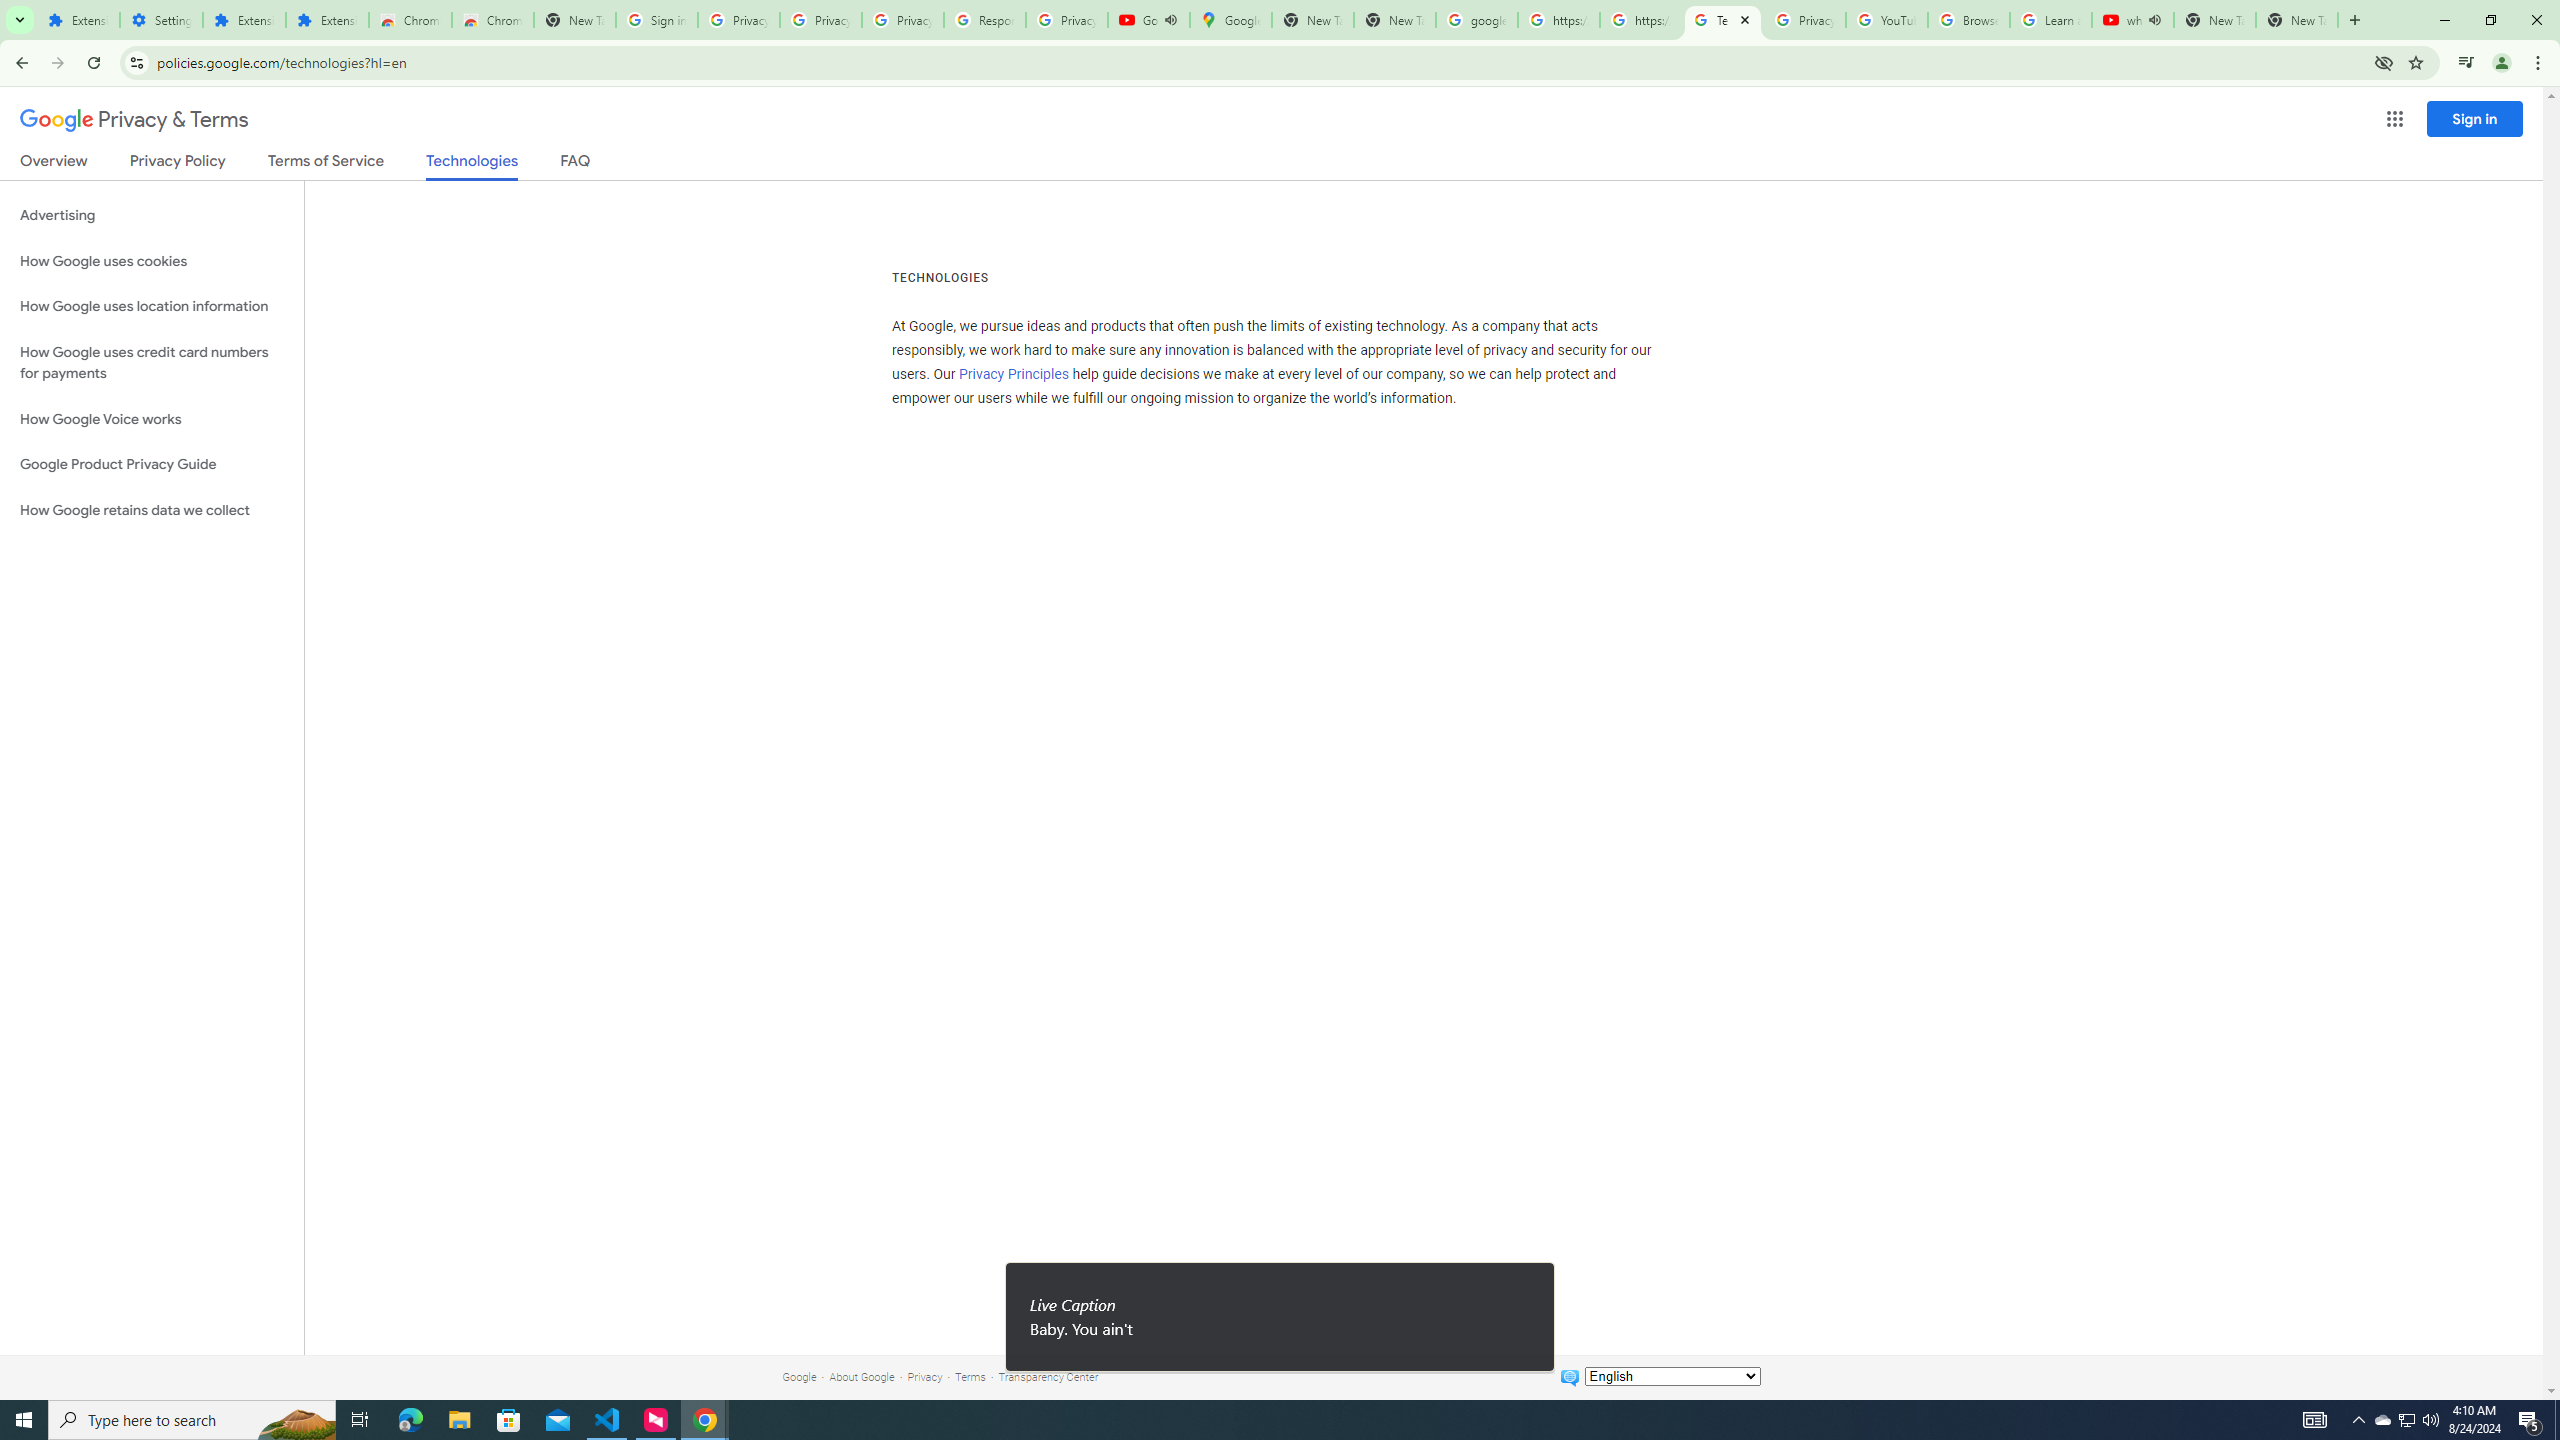  I want to click on 'How Google Voice works', so click(151, 418).